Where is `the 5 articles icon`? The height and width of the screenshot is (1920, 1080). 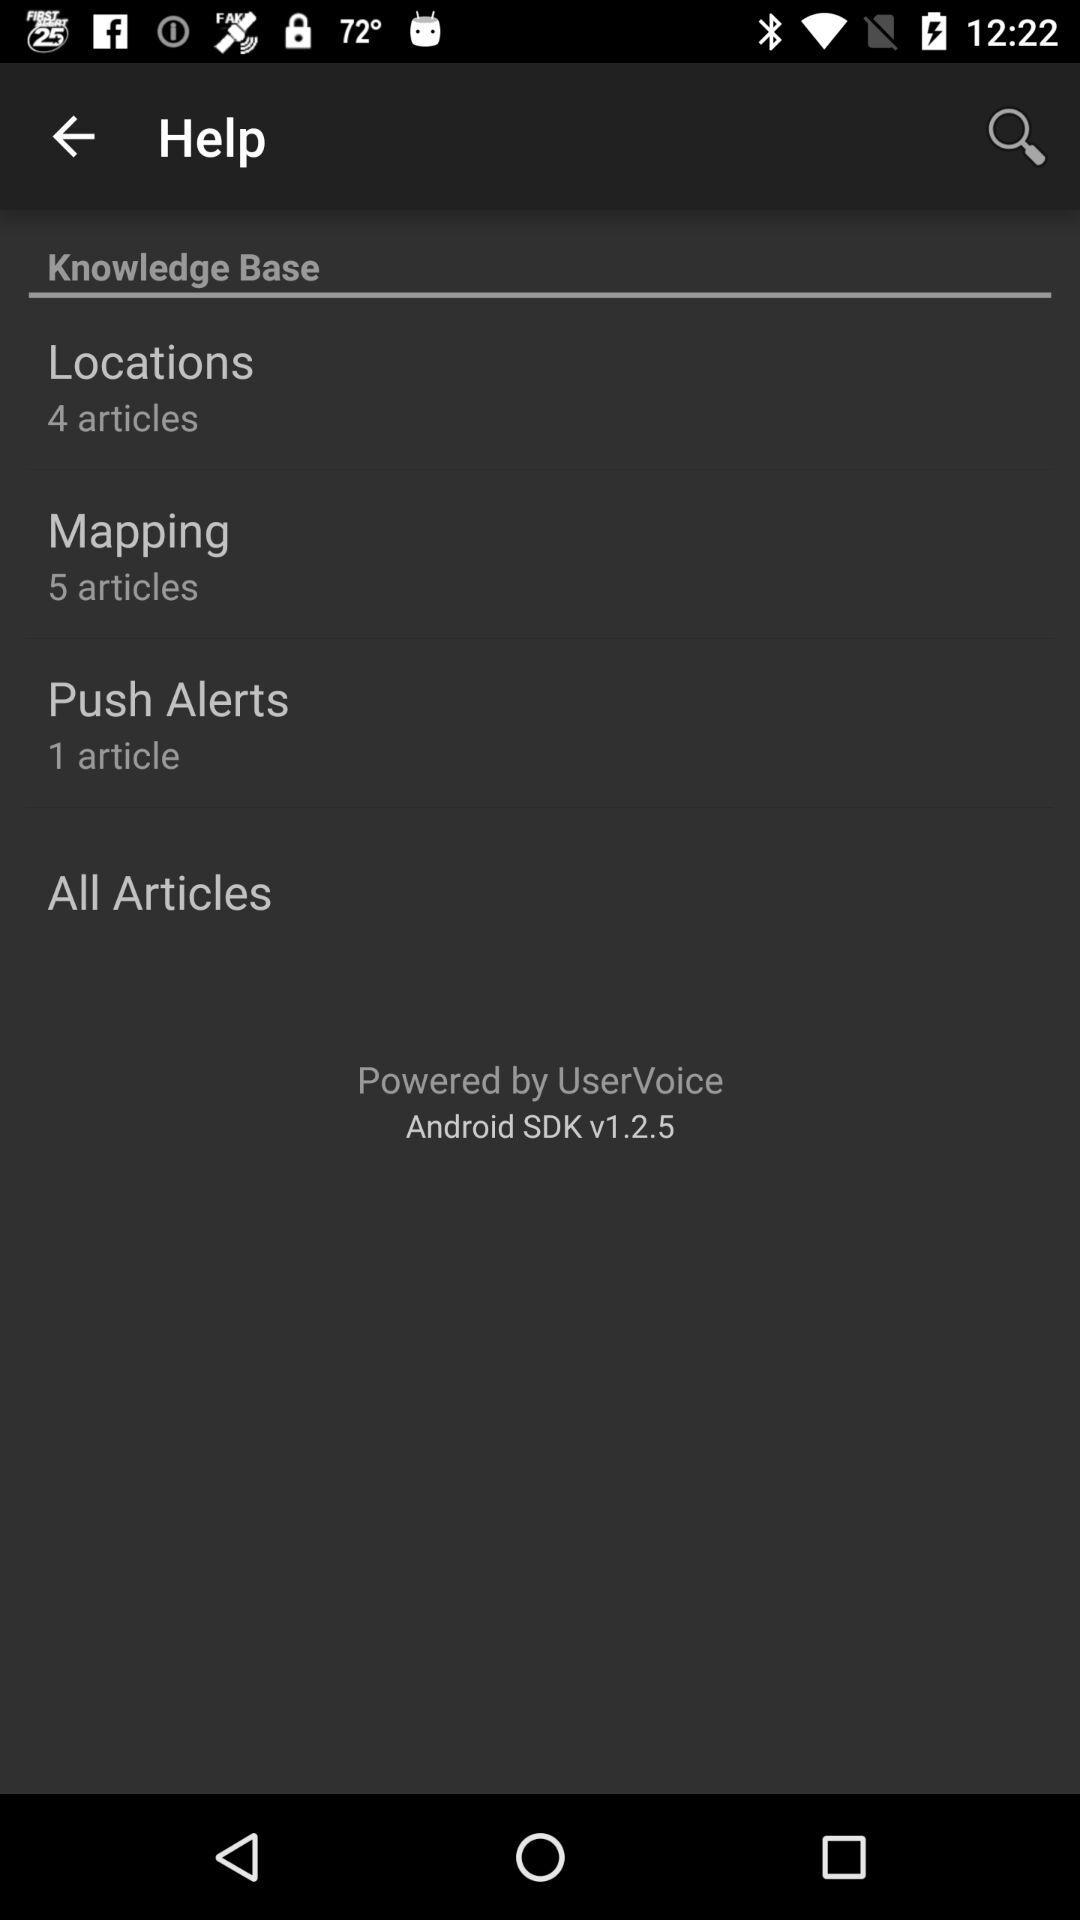 the 5 articles icon is located at coordinates (123, 584).